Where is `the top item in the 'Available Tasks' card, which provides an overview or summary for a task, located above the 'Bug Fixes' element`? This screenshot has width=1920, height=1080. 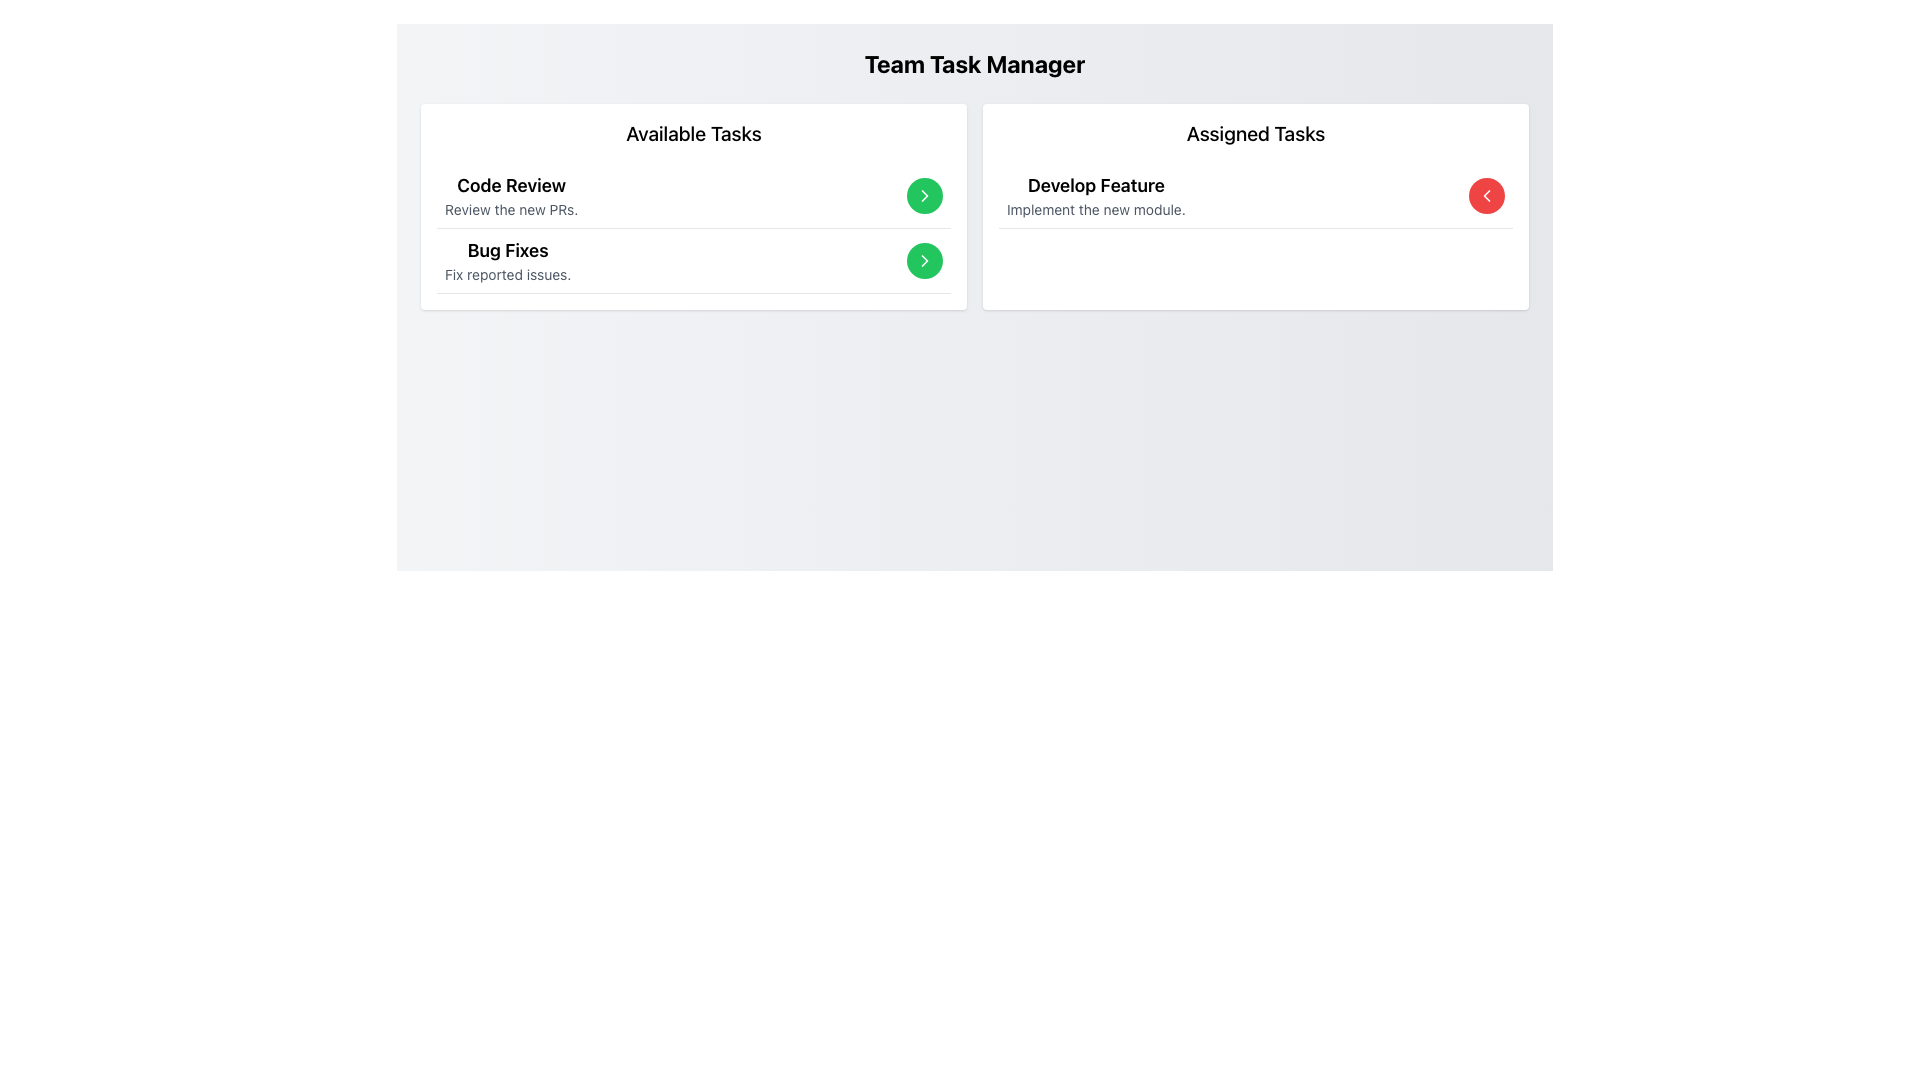
the top item in the 'Available Tasks' card, which provides an overview or summary for a task, located above the 'Bug Fixes' element is located at coordinates (511, 196).